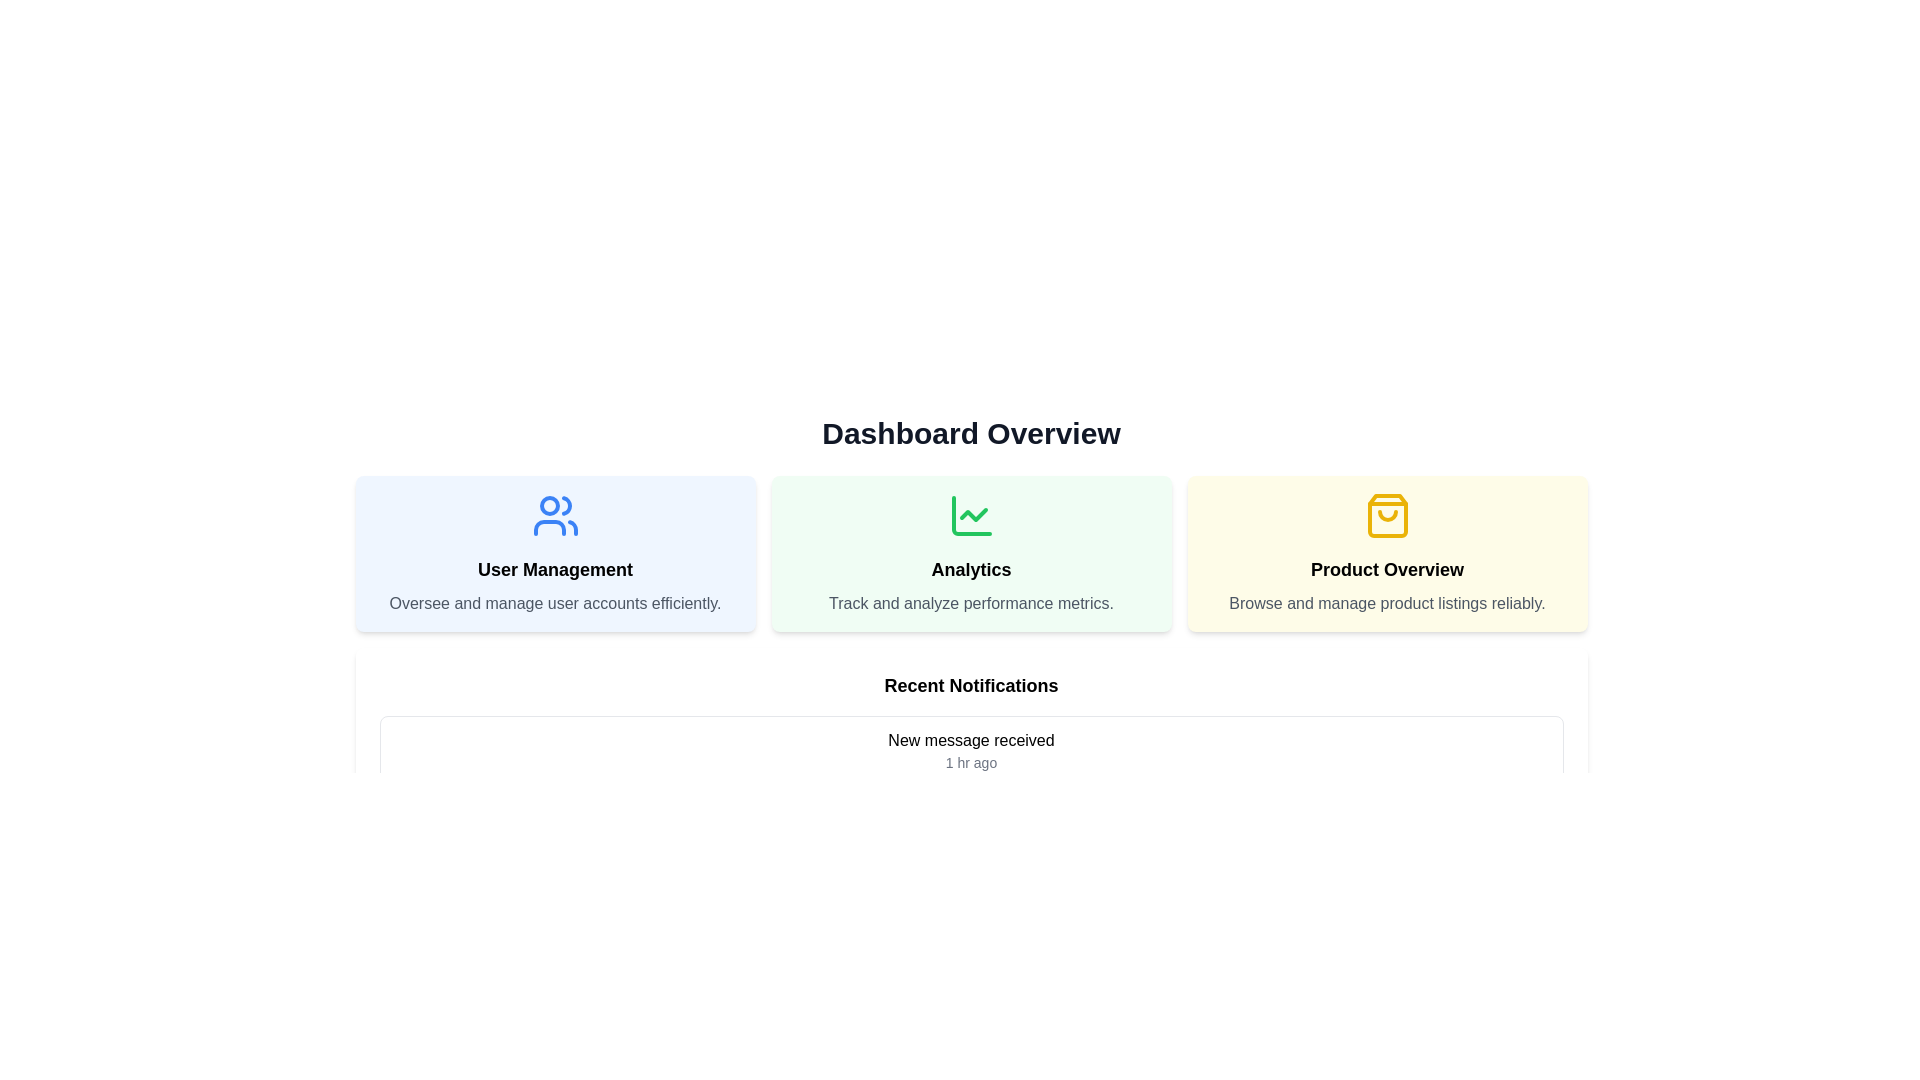  Describe the element at coordinates (565, 504) in the screenshot. I see `the rightmost circular segment of the user icon within the 'User Management' card on the dashboard` at that location.